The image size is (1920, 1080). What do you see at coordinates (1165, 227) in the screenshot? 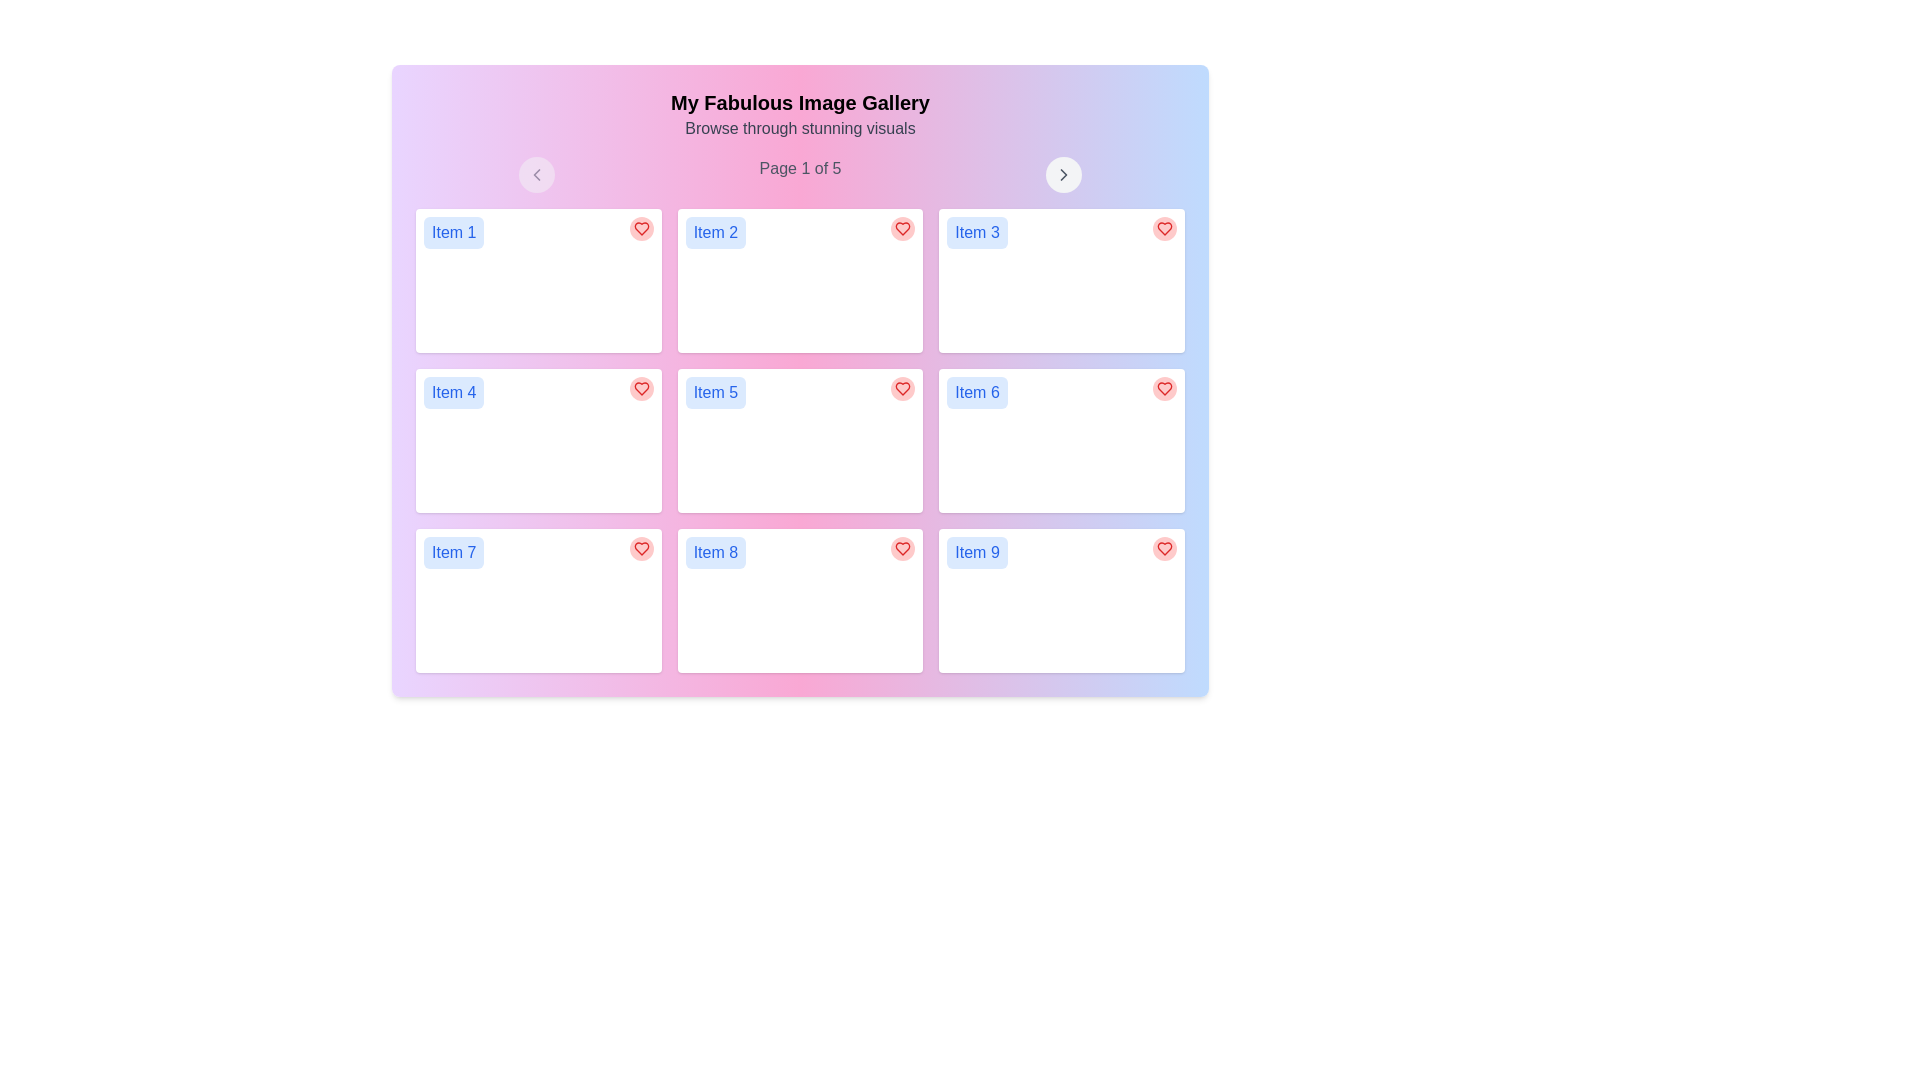
I see `the heart-shaped icon with a red hue located in the top-right corner of the card labeled 'Item 3'` at bounding box center [1165, 227].